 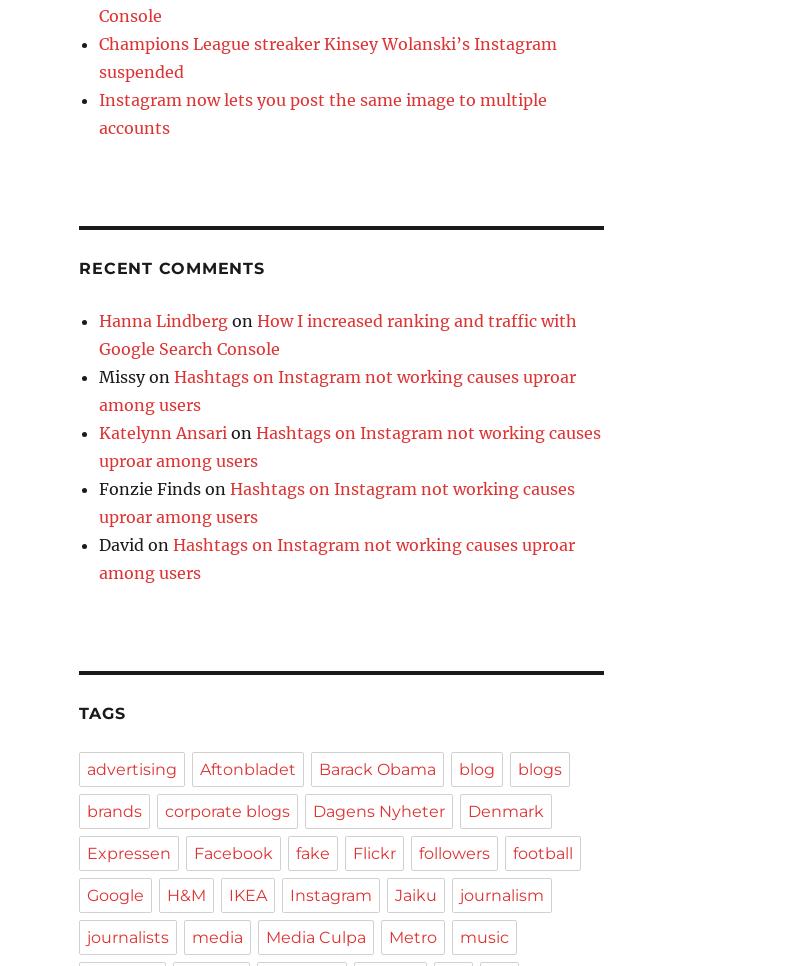 I want to click on 'followers', so click(x=453, y=852).